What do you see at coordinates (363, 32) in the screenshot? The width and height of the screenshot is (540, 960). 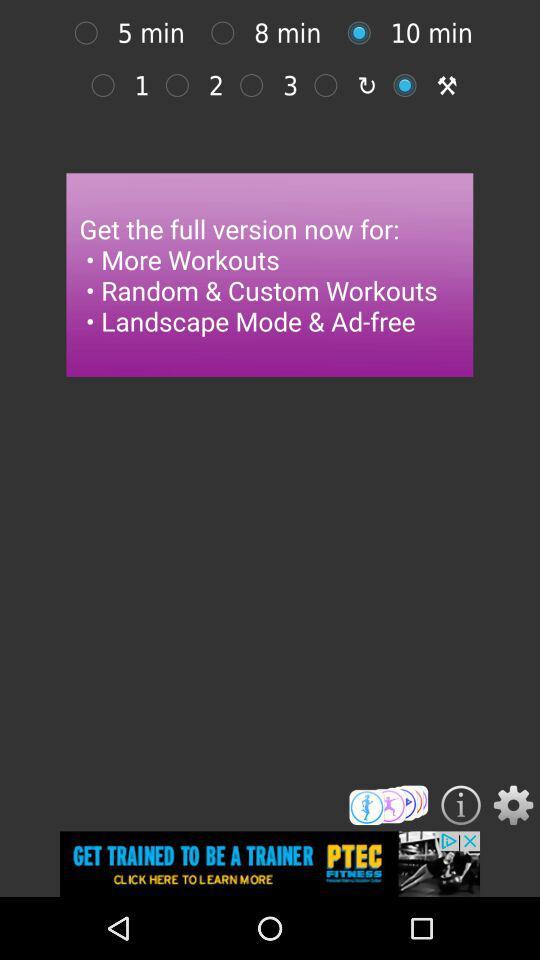 I see `10 minutes` at bounding box center [363, 32].